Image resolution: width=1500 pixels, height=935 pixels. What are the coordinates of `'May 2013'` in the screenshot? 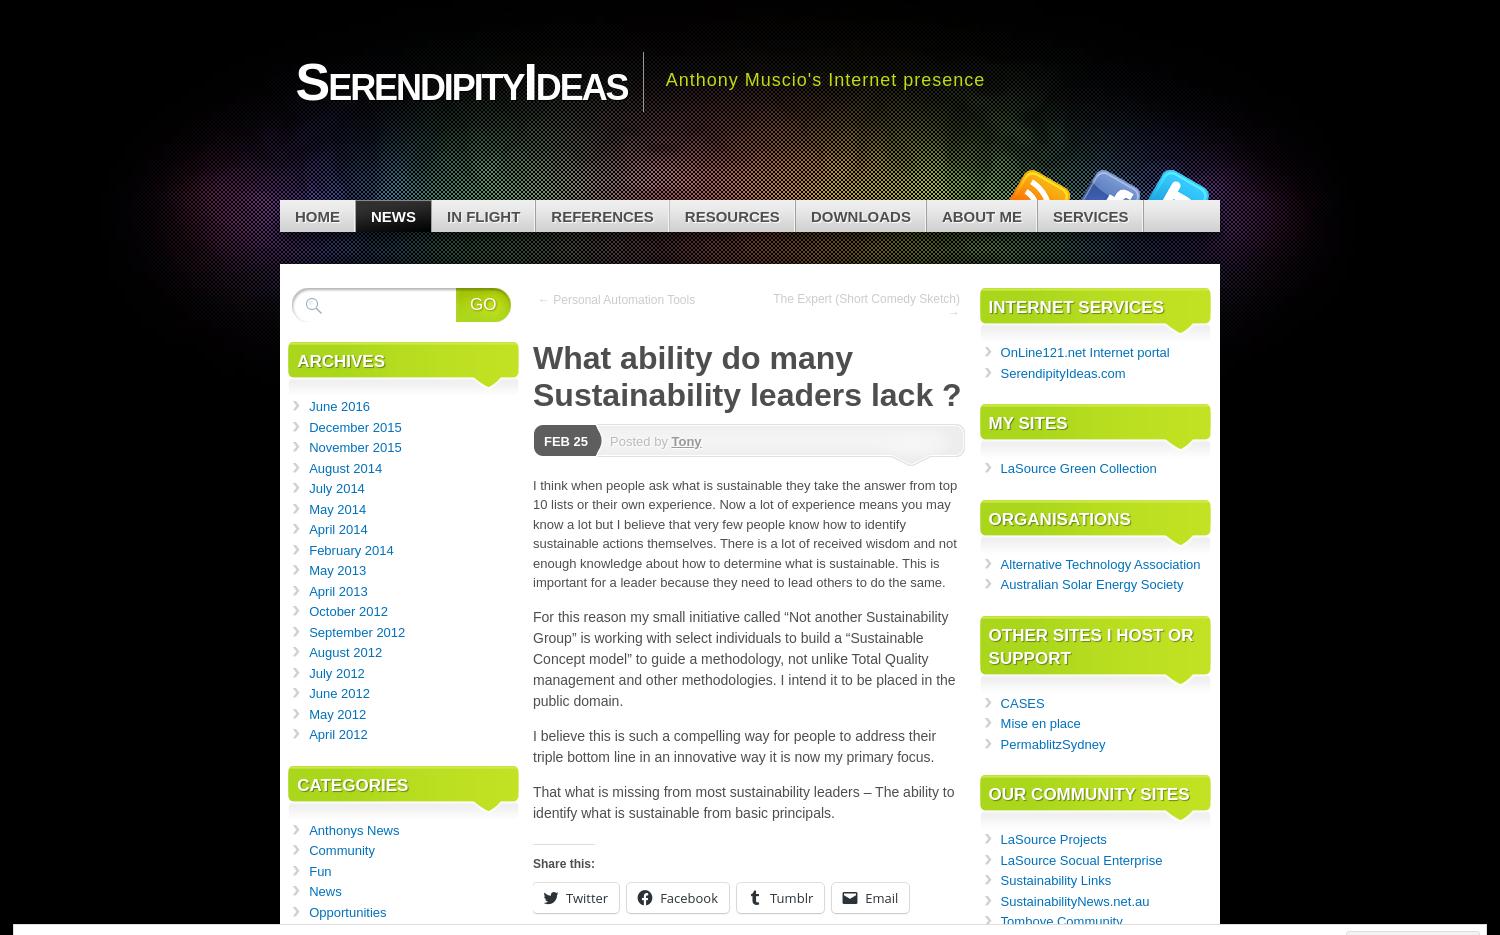 It's located at (336, 570).